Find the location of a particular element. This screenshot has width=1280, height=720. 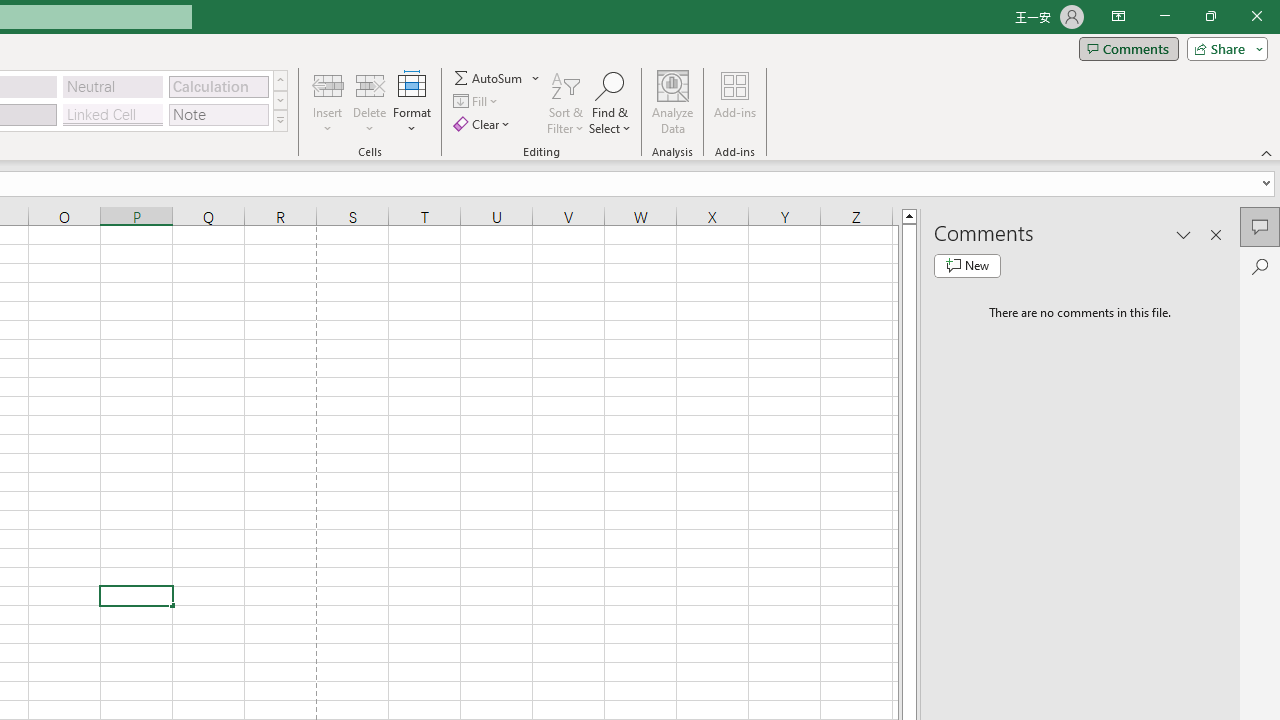

'Collapse the Ribbon' is located at coordinates (1266, 152).